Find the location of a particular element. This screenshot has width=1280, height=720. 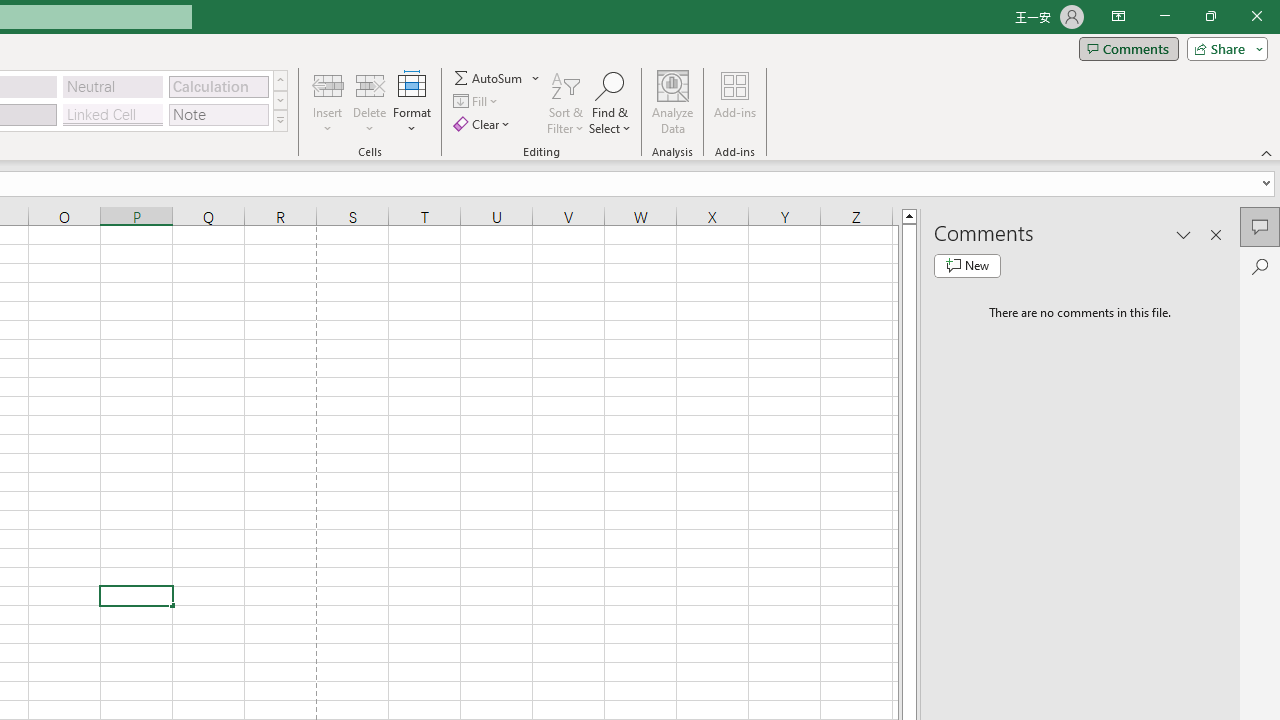

'Collapse the Ribbon' is located at coordinates (1266, 152).